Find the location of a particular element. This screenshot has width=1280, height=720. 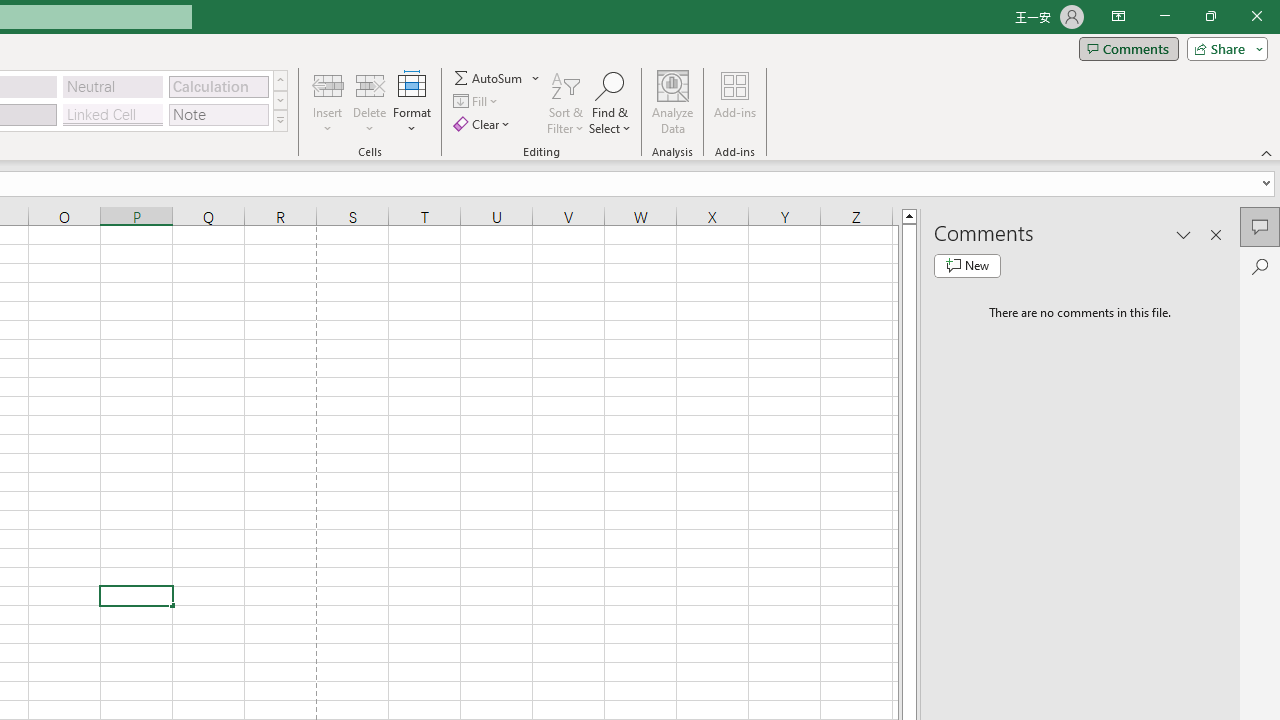

'Collapse the Ribbon' is located at coordinates (1266, 152).